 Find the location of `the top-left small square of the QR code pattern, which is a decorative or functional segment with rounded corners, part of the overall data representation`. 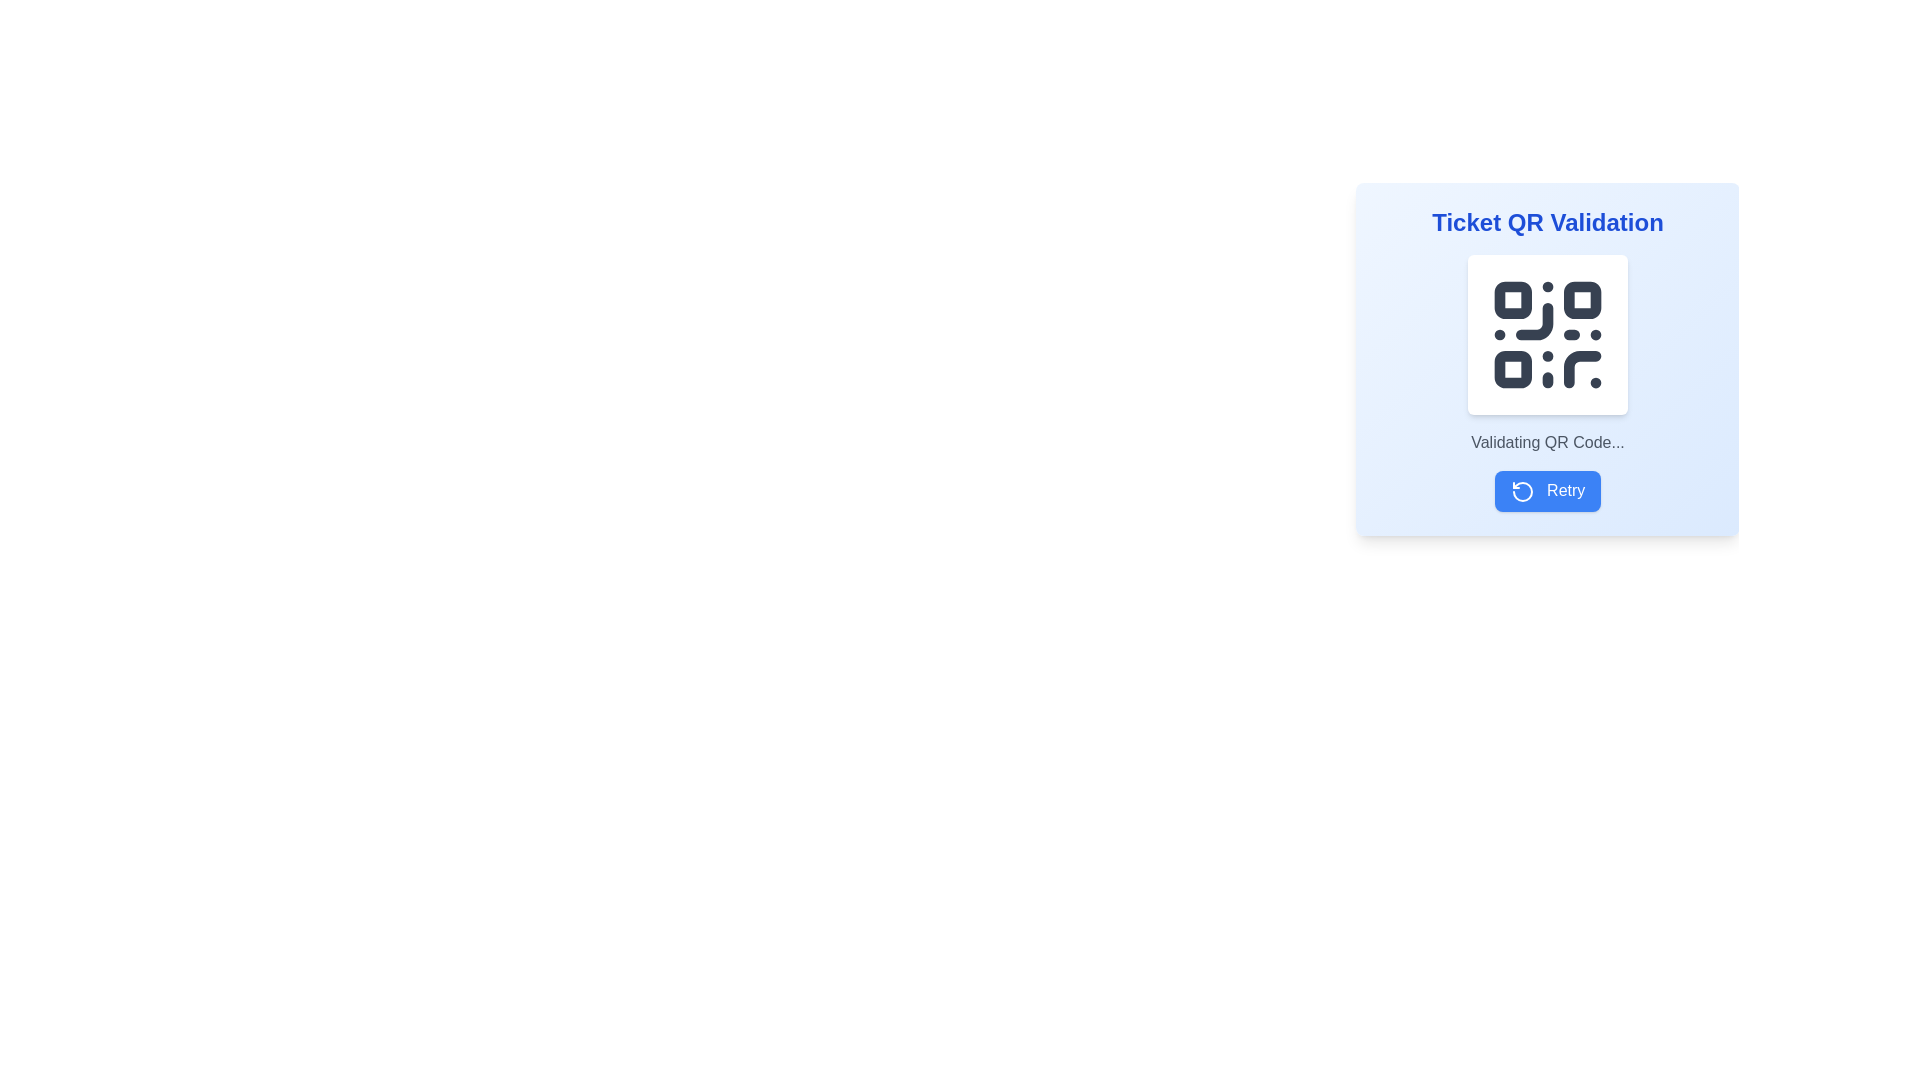

the top-left small square of the QR code pattern, which is a decorative or functional segment with rounded corners, part of the overall data representation is located at coordinates (1513, 300).